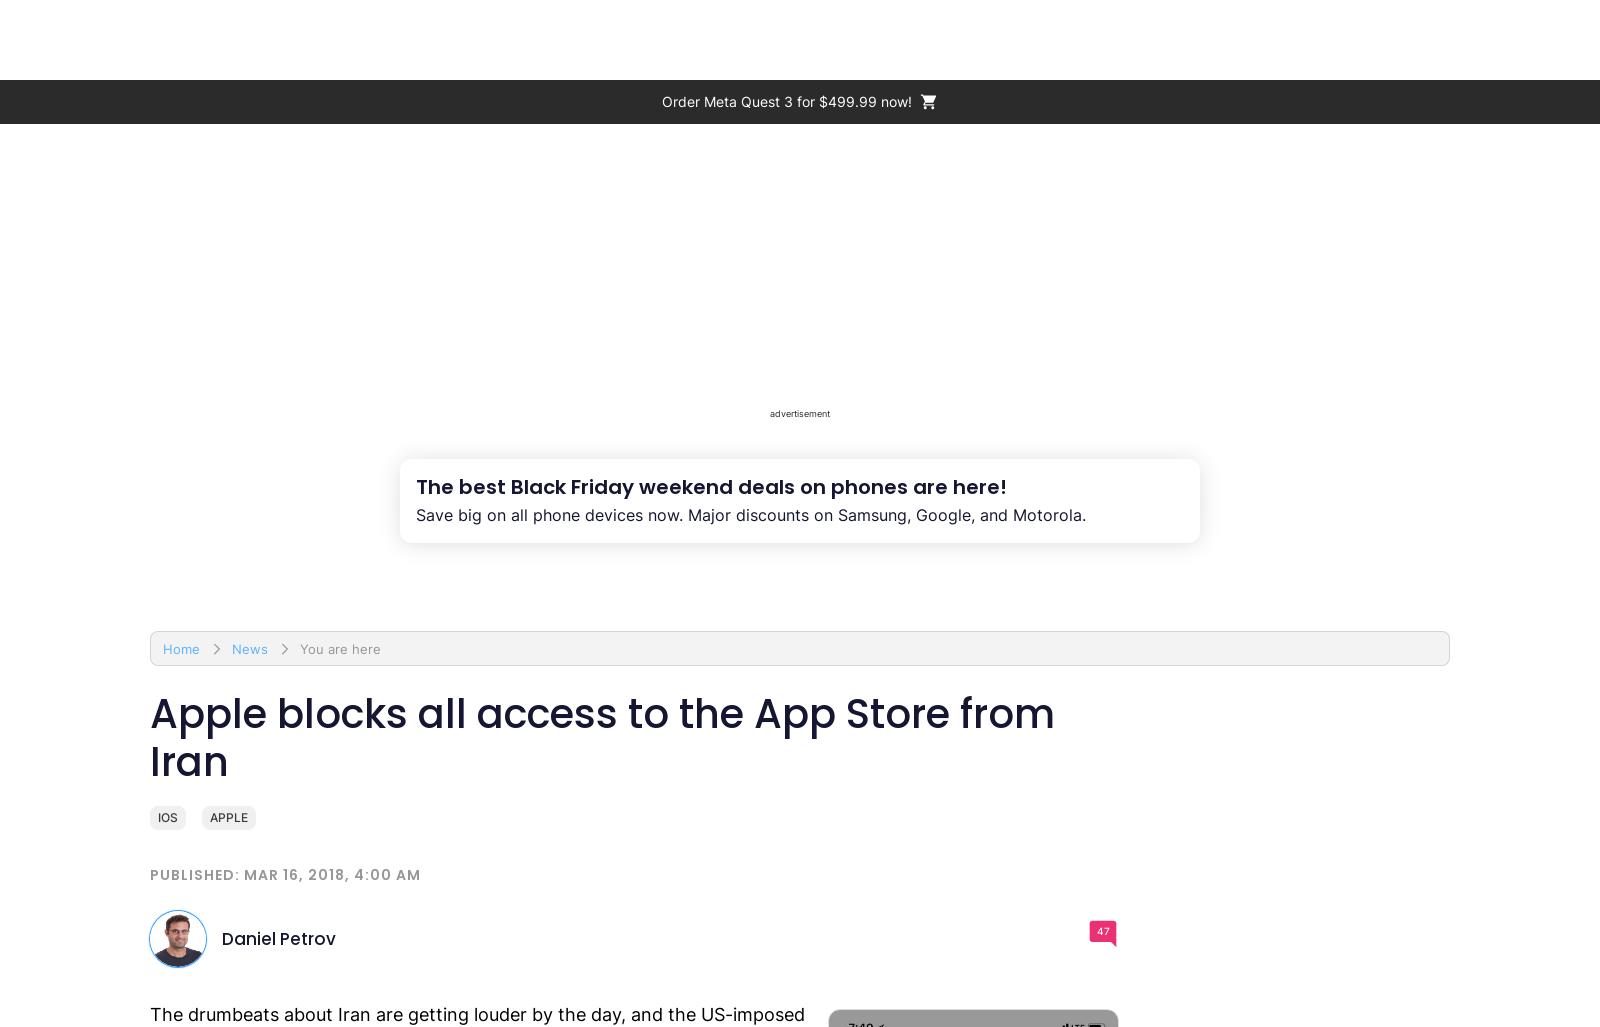  I want to click on '4', so click(1519, 32).